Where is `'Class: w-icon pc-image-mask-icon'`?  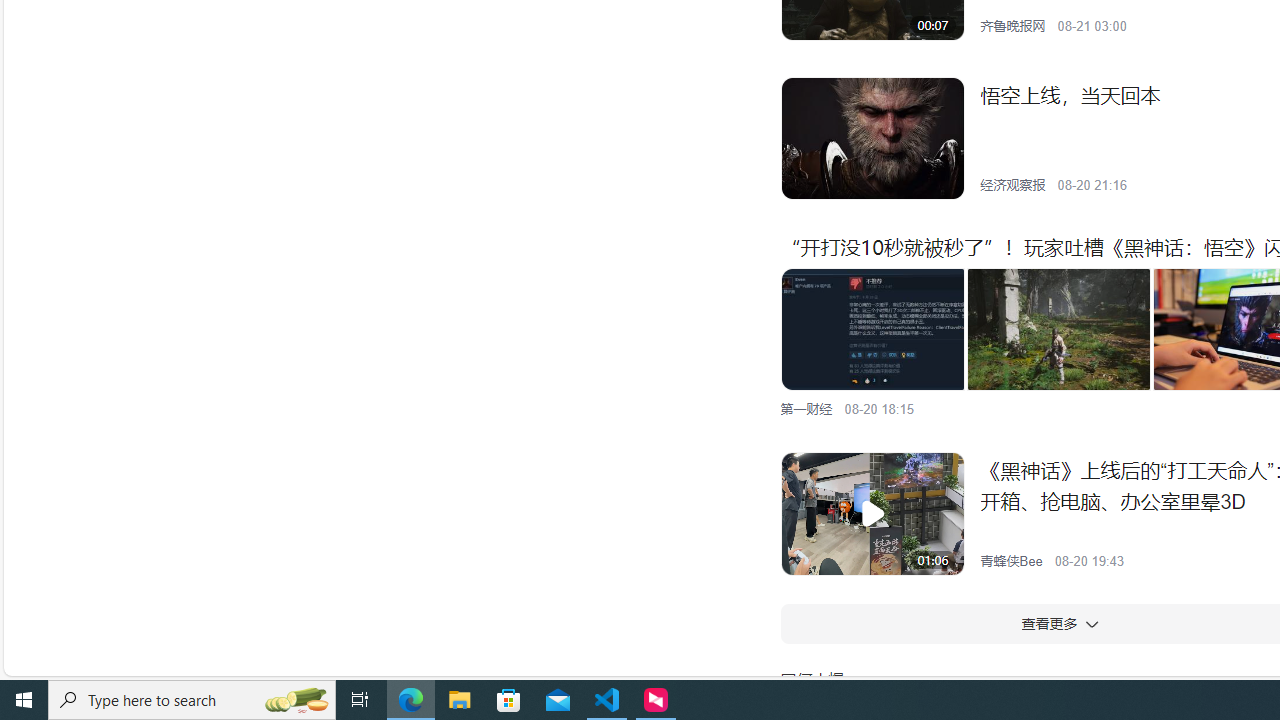
'Class: w-icon pc-image-mask-icon' is located at coordinates (872, 513).